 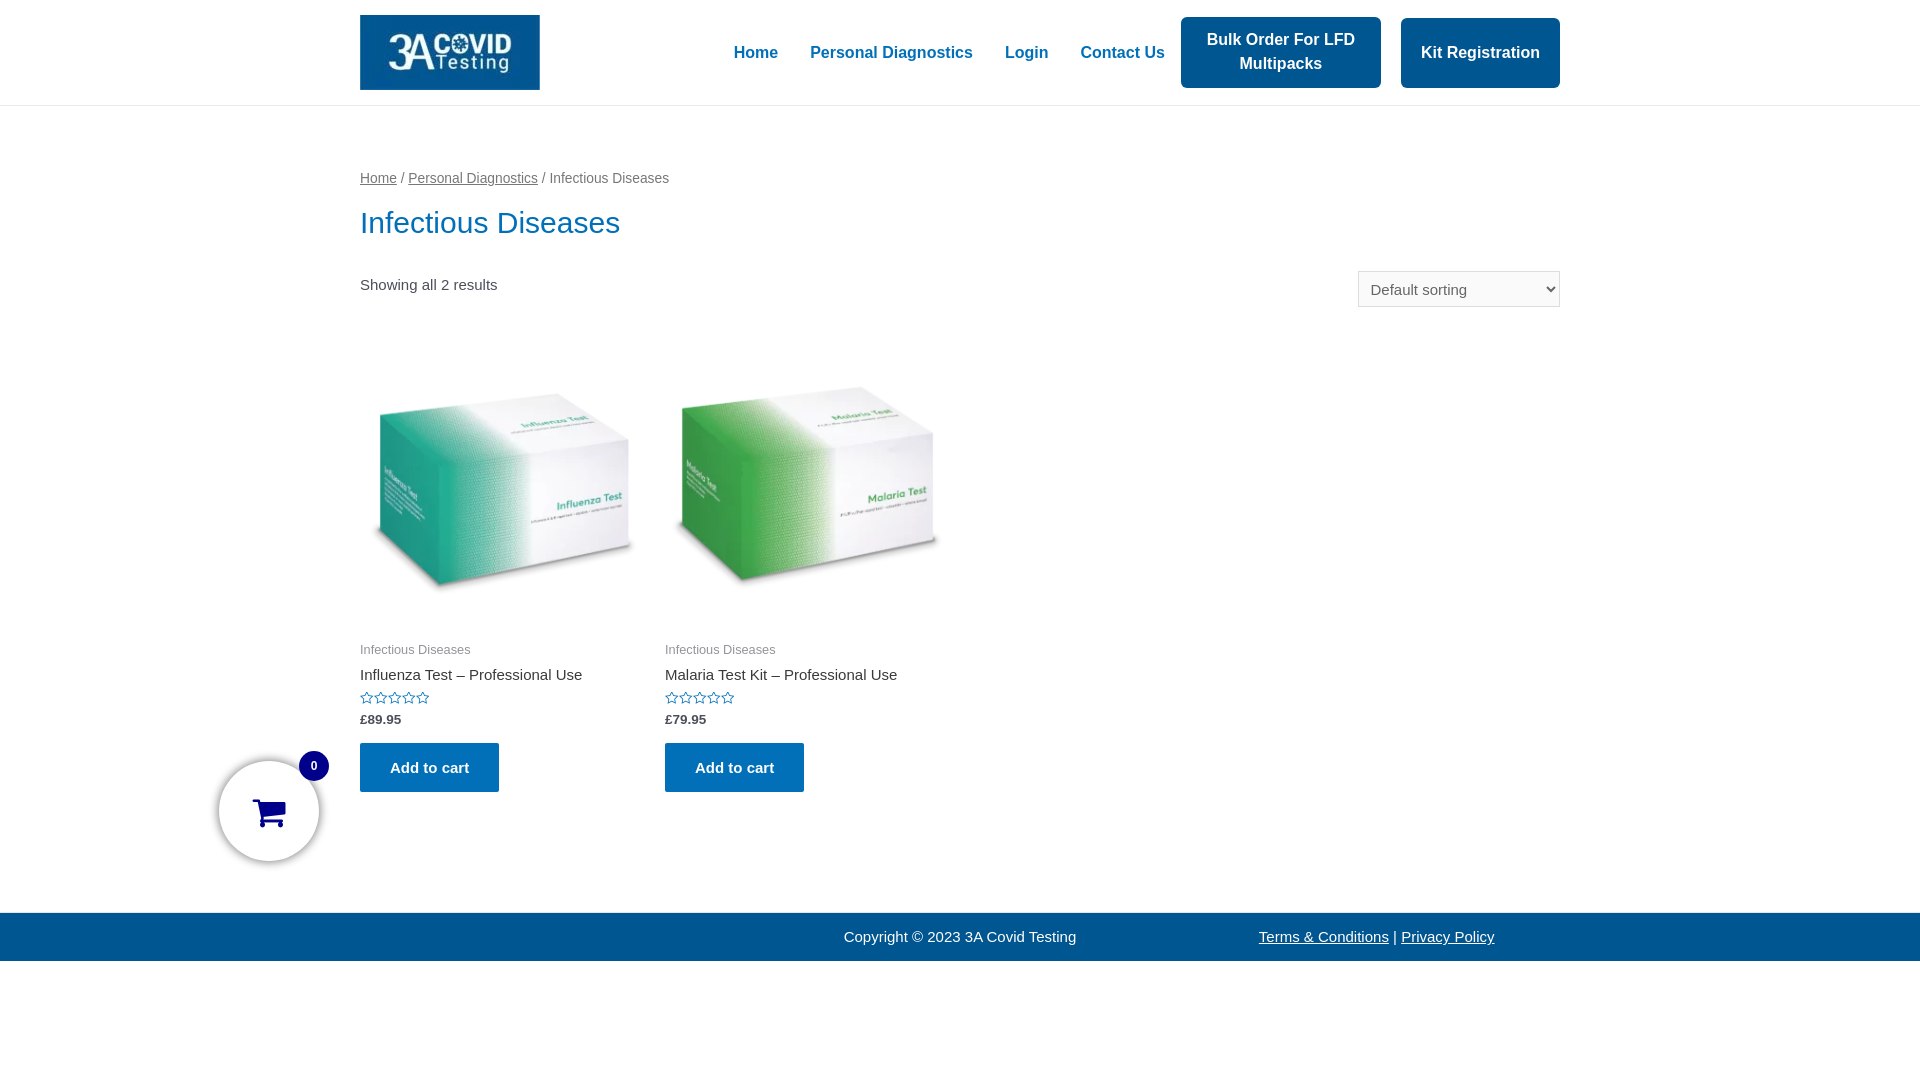 What do you see at coordinates (472, 177) in the screenshot?
I see `'Personal Diagnostics'` at bounding box center [472, 177].